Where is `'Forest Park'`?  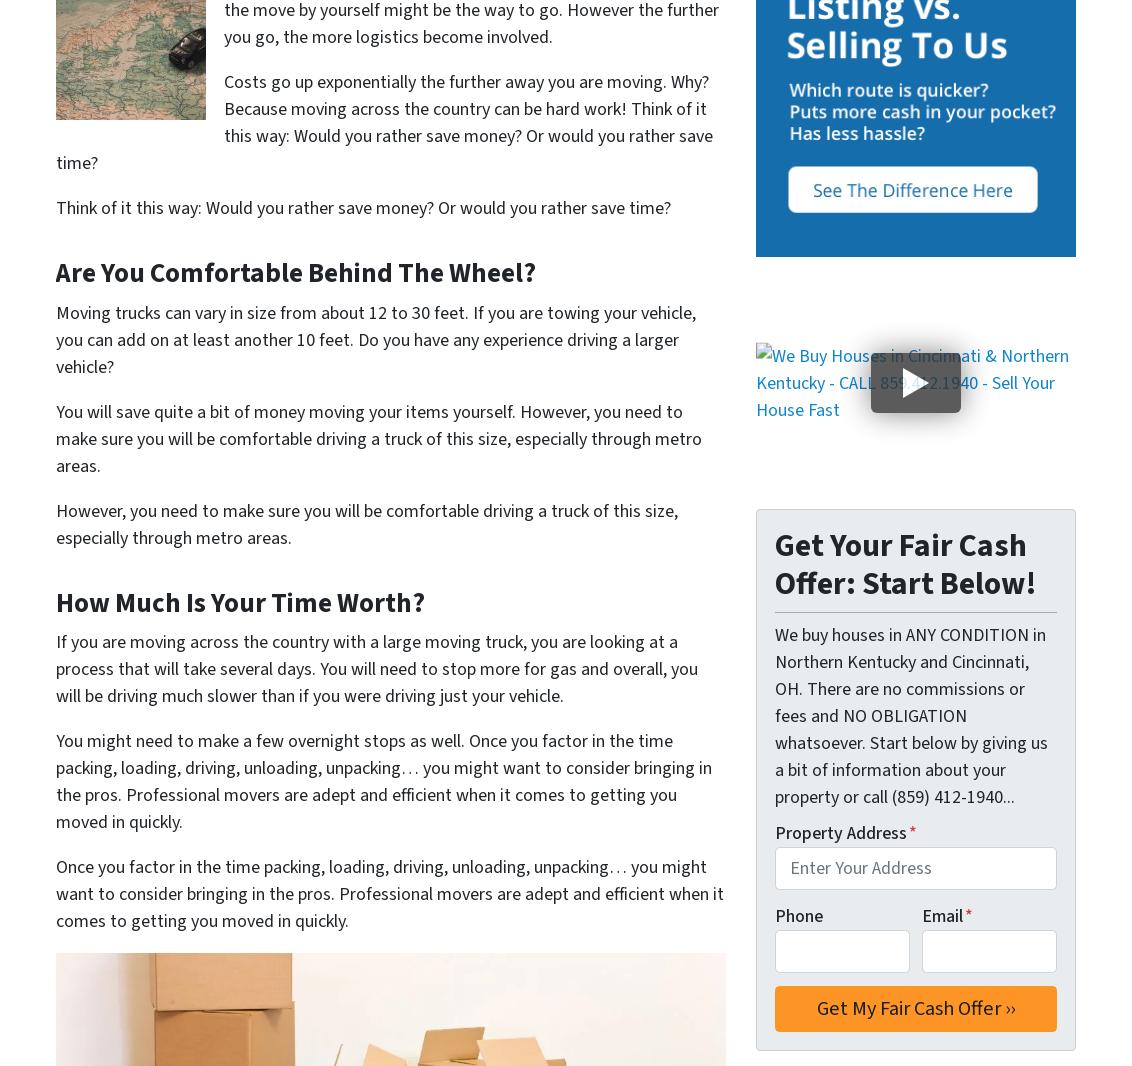
'Forest Park' is located at coordinates (797, 231).